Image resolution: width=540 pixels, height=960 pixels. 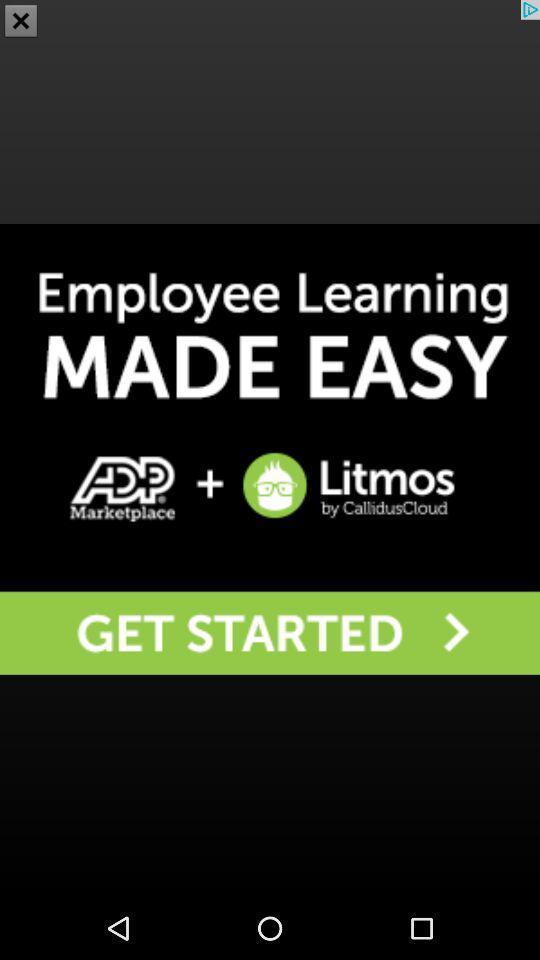 What do you see at coordinates (20, 21) in the screenshot?
I see `the close icon` at bounding box center [20, 21].